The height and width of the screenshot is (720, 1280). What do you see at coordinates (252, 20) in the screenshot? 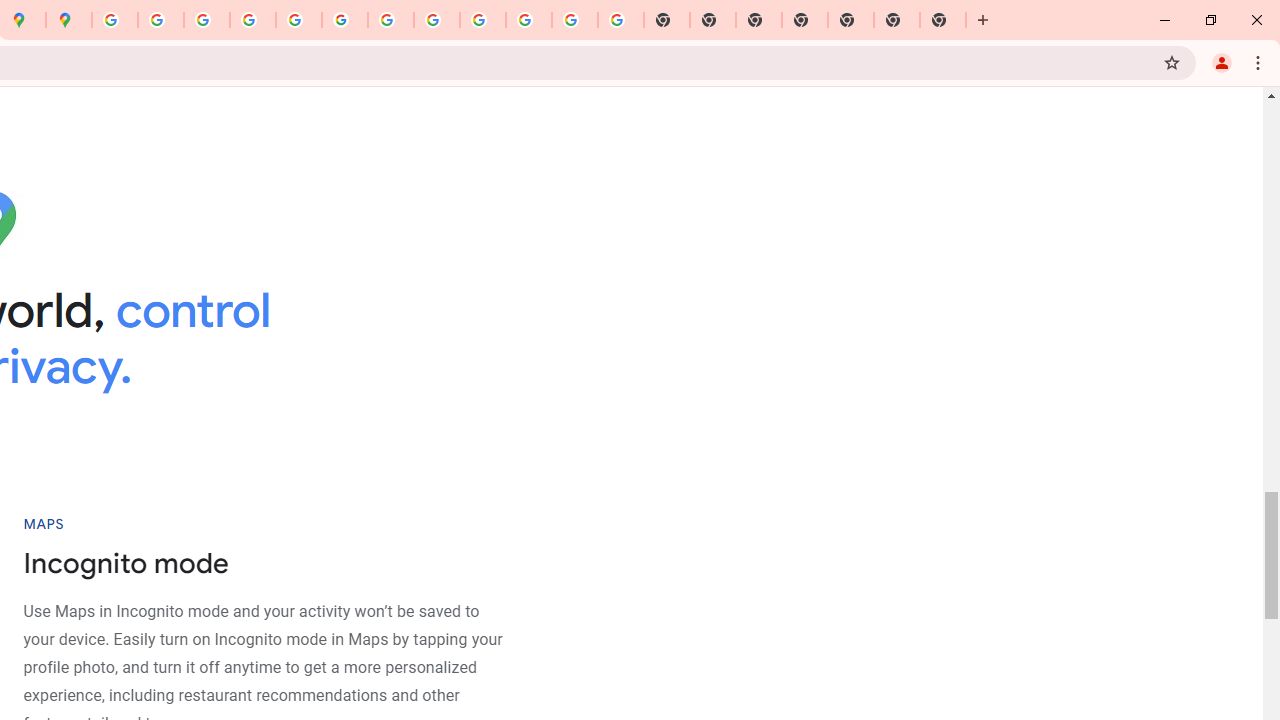
I see `'Privacy Help Center - Policies Help'` at bounding box center [252, 20].